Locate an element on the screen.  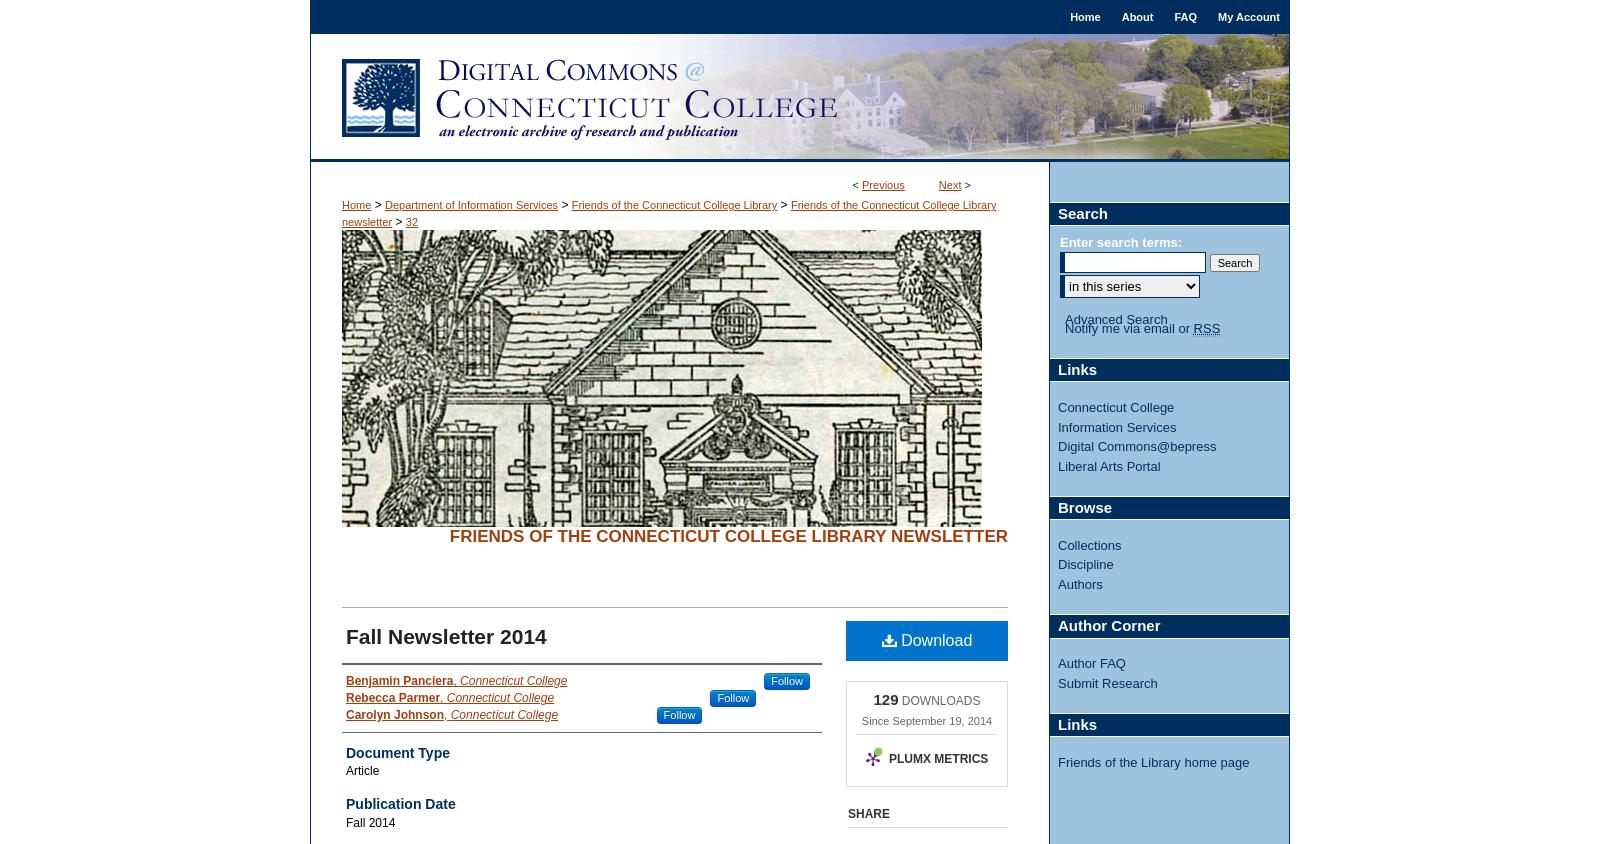
'Advanced Search' is located at coordinates (1116, 318).